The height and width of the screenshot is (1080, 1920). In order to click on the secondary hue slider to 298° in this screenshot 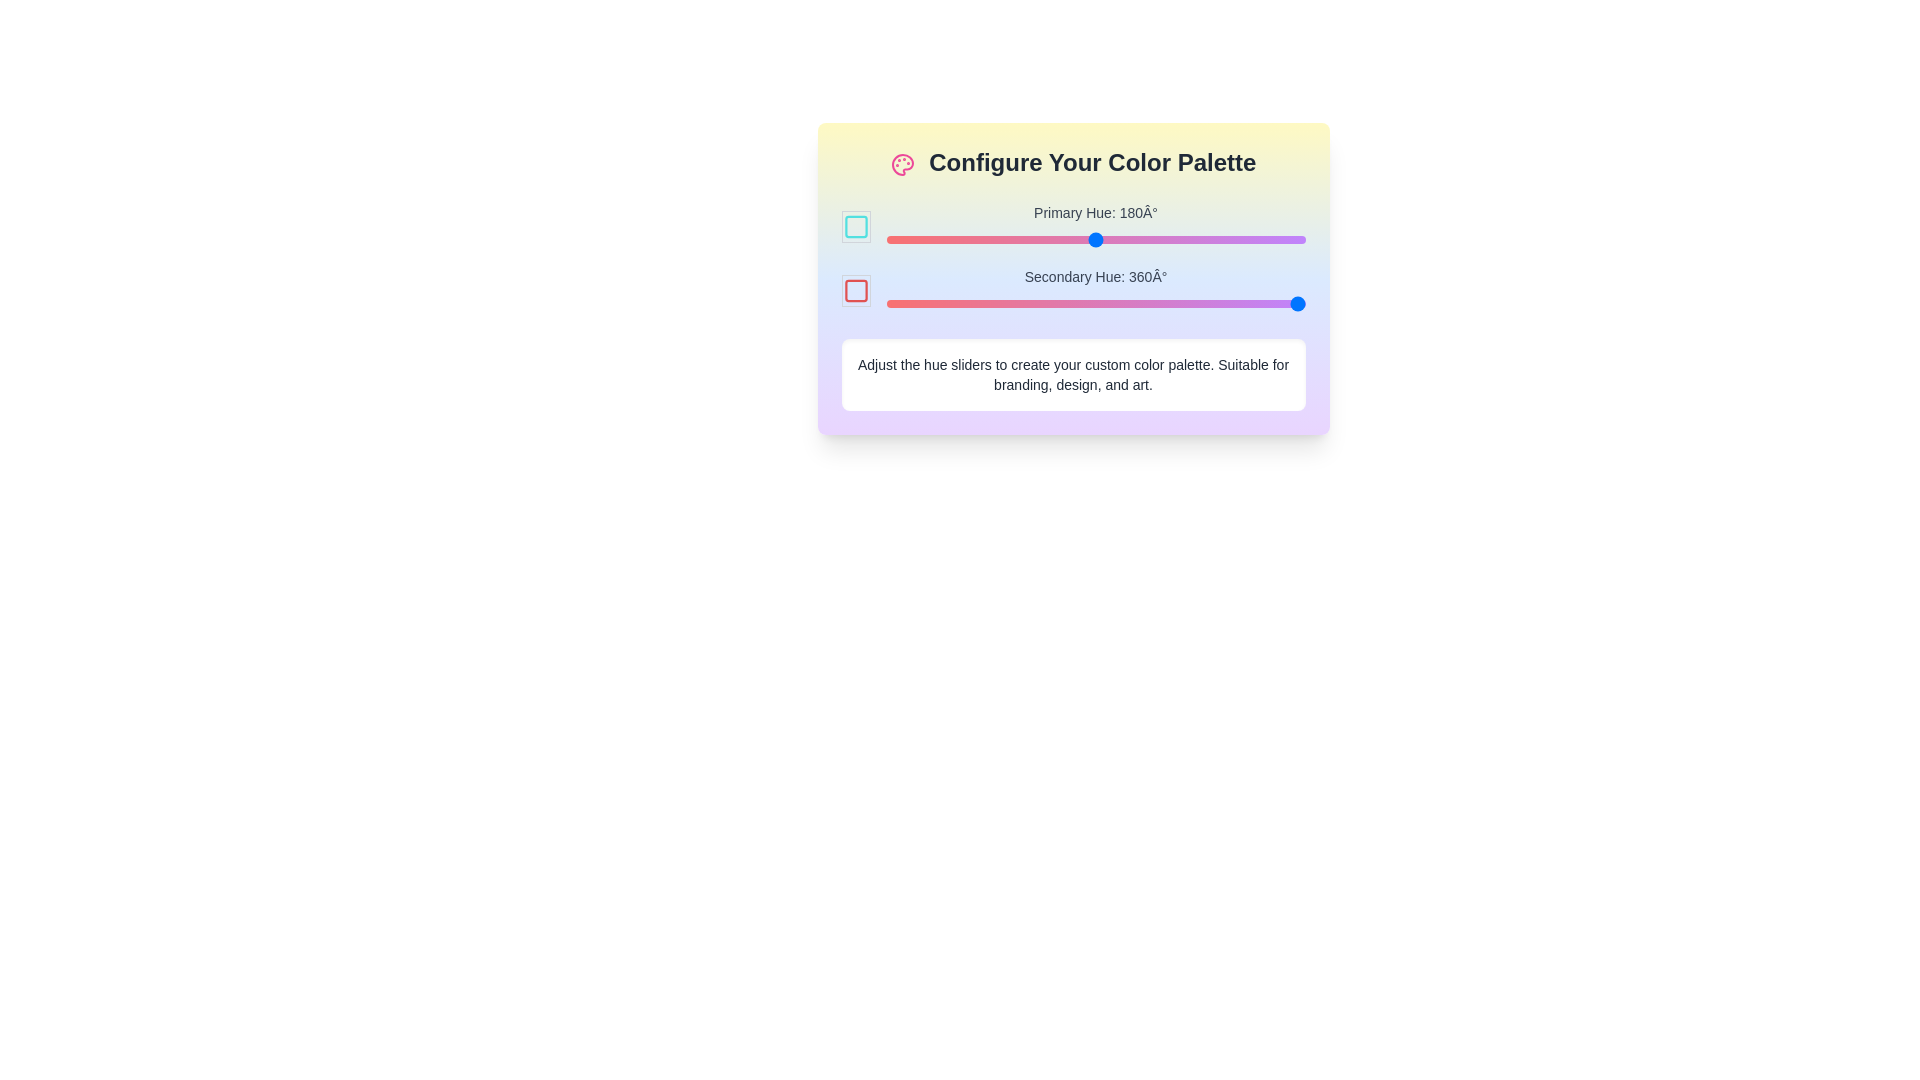, I will do `click(1232, 304)`.